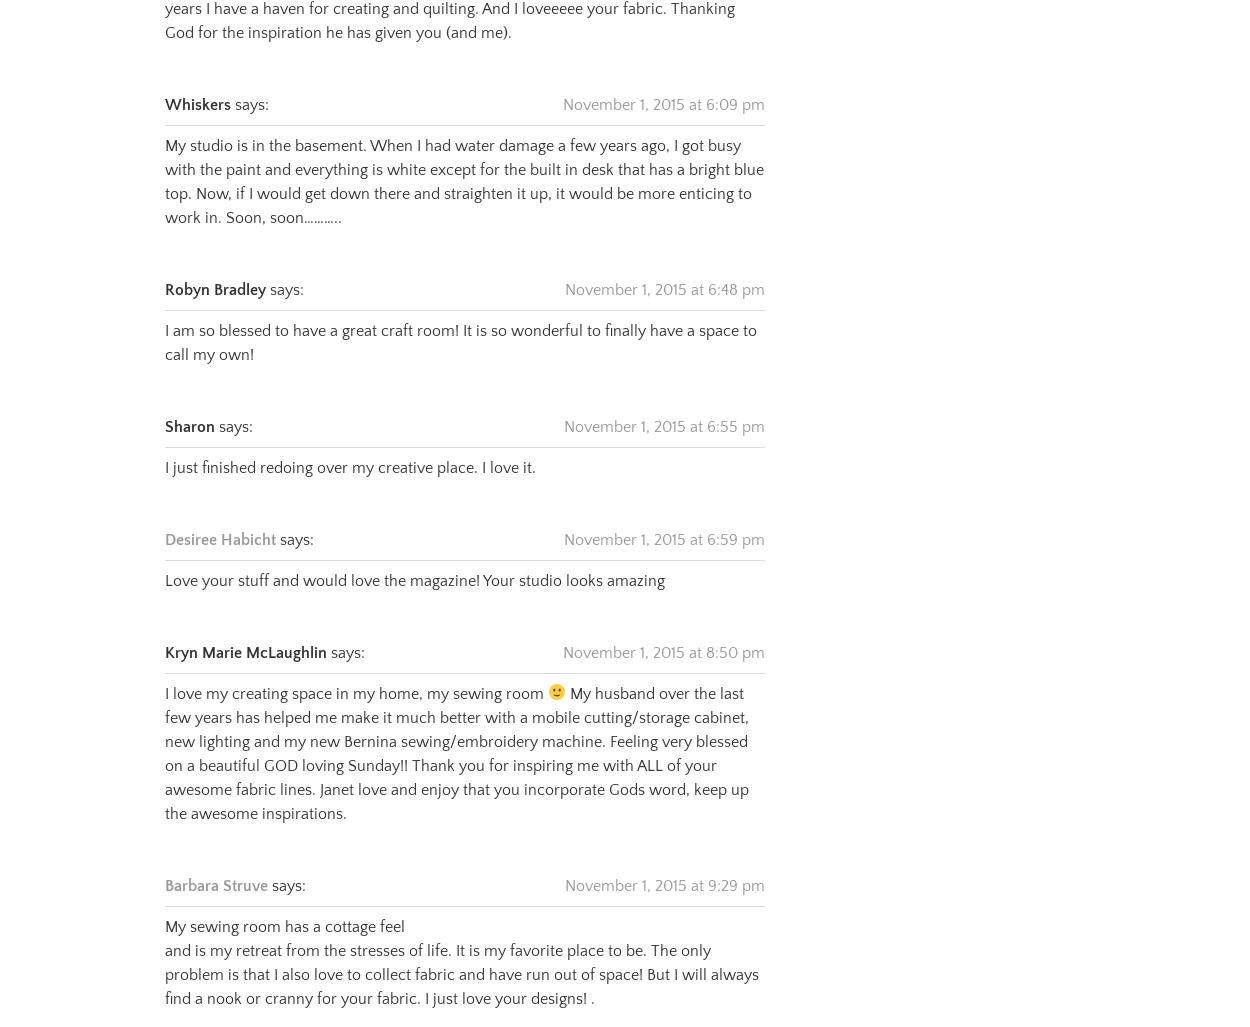  Describe the element at coordinates (165, 860) in the screenshot. I see `'Barbara Struve'` at that location.